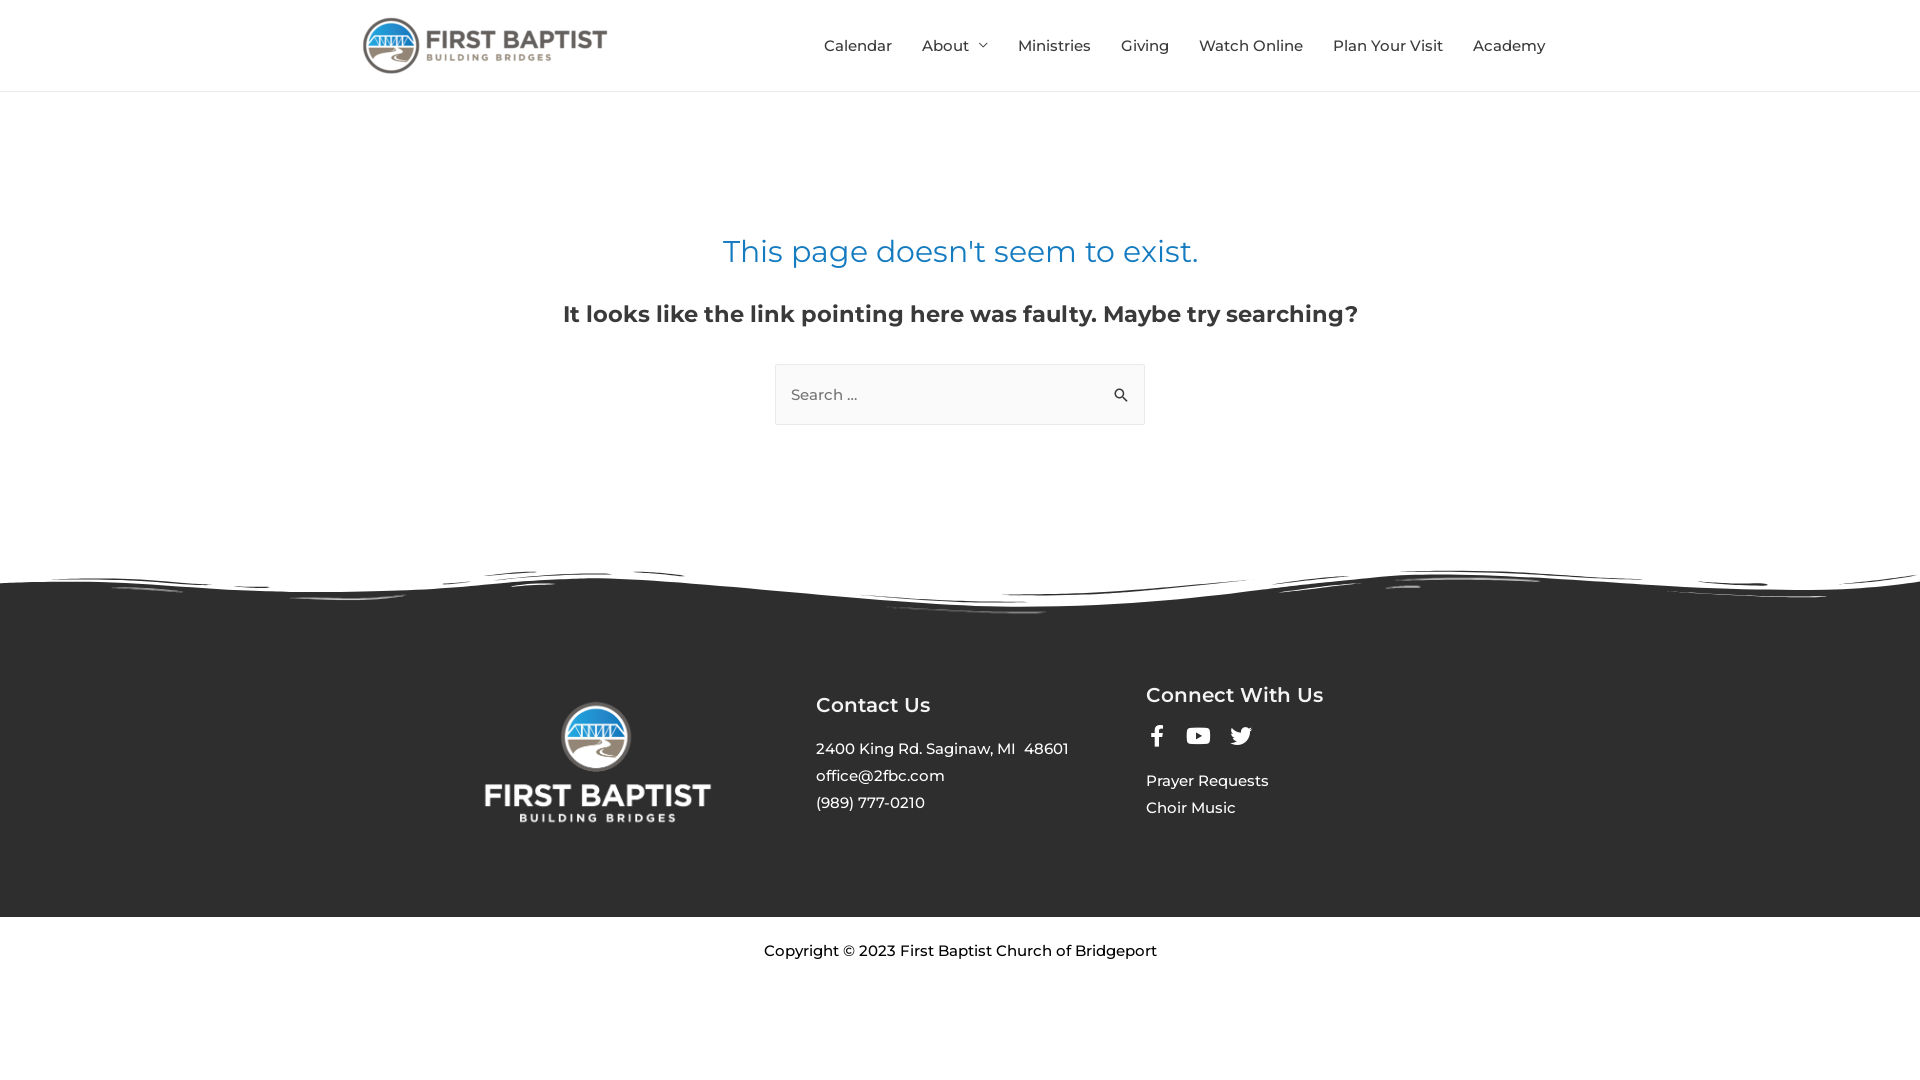  What do you see at coordinates (1508, 45) in the screenshot?
I see `'Academy'` at bounding box center [1508, 45].